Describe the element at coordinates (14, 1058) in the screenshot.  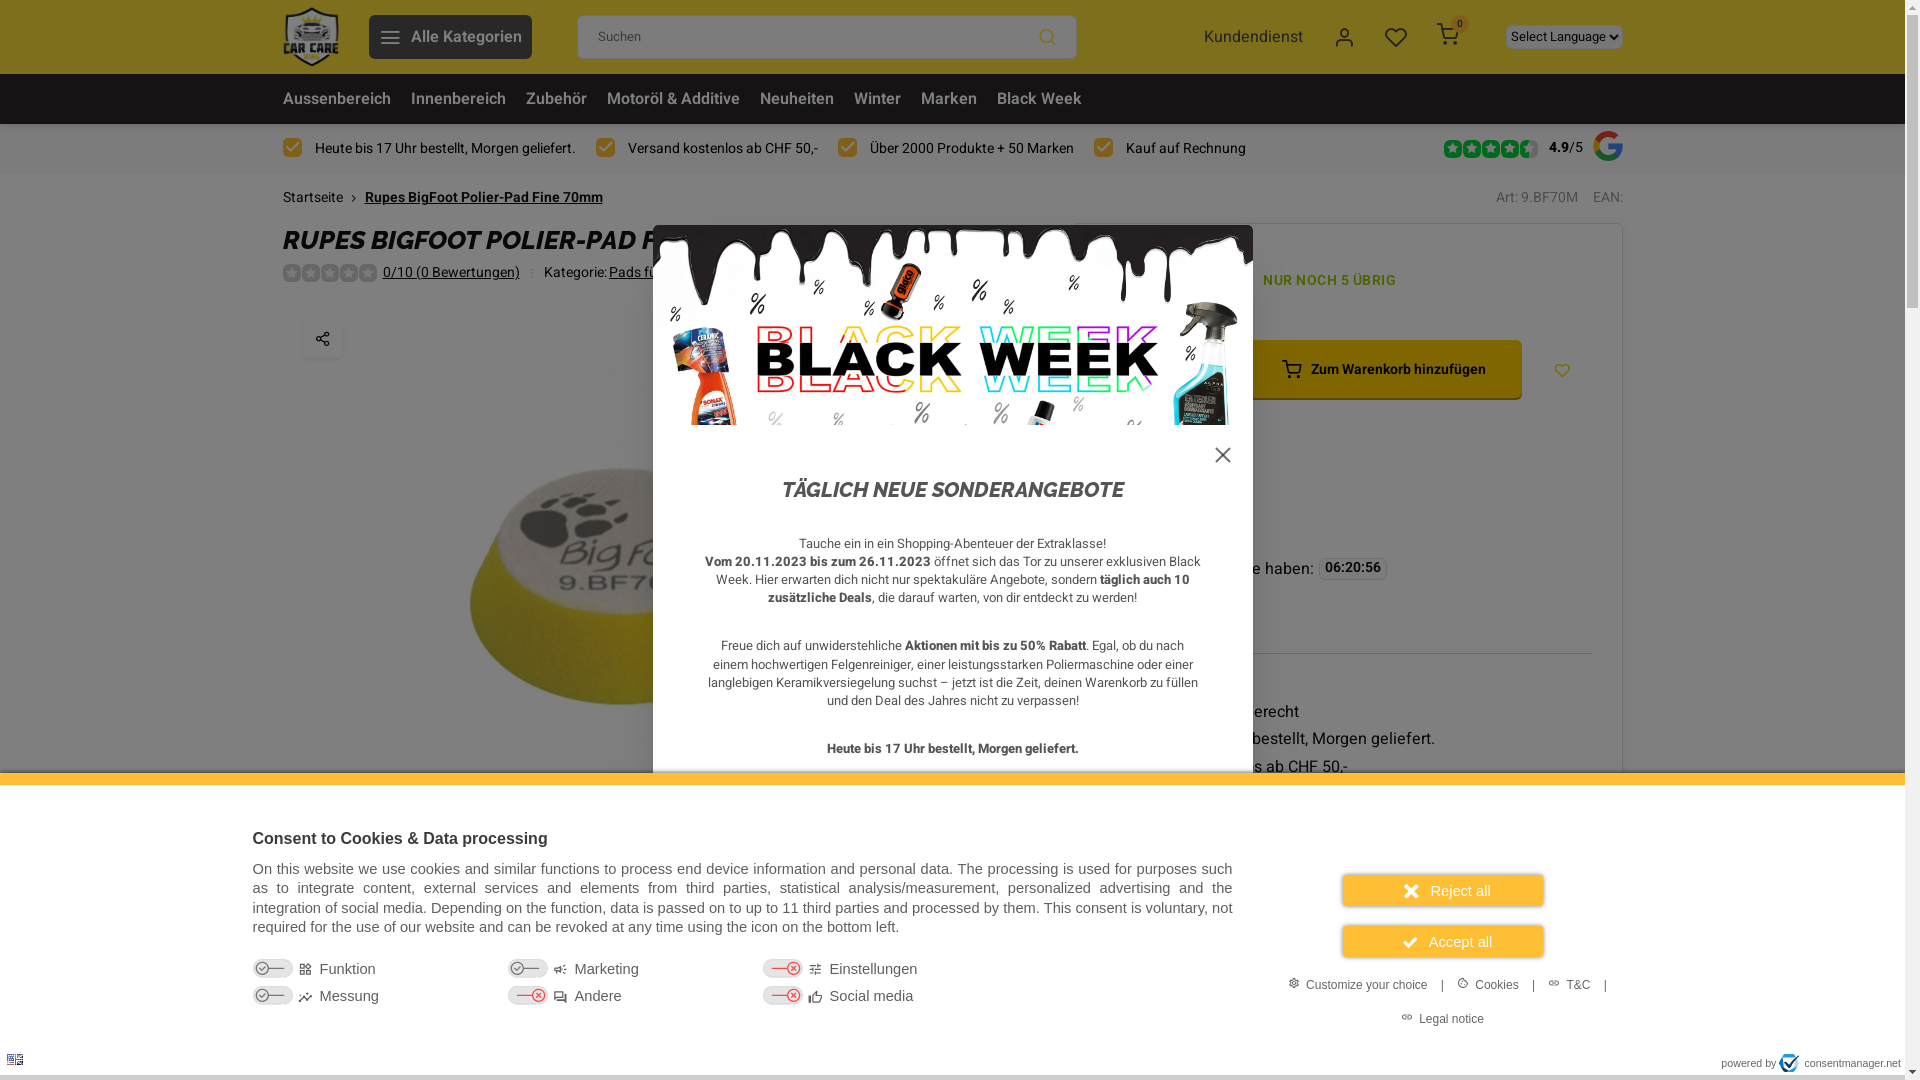
I see `'Language: en'` at that location.